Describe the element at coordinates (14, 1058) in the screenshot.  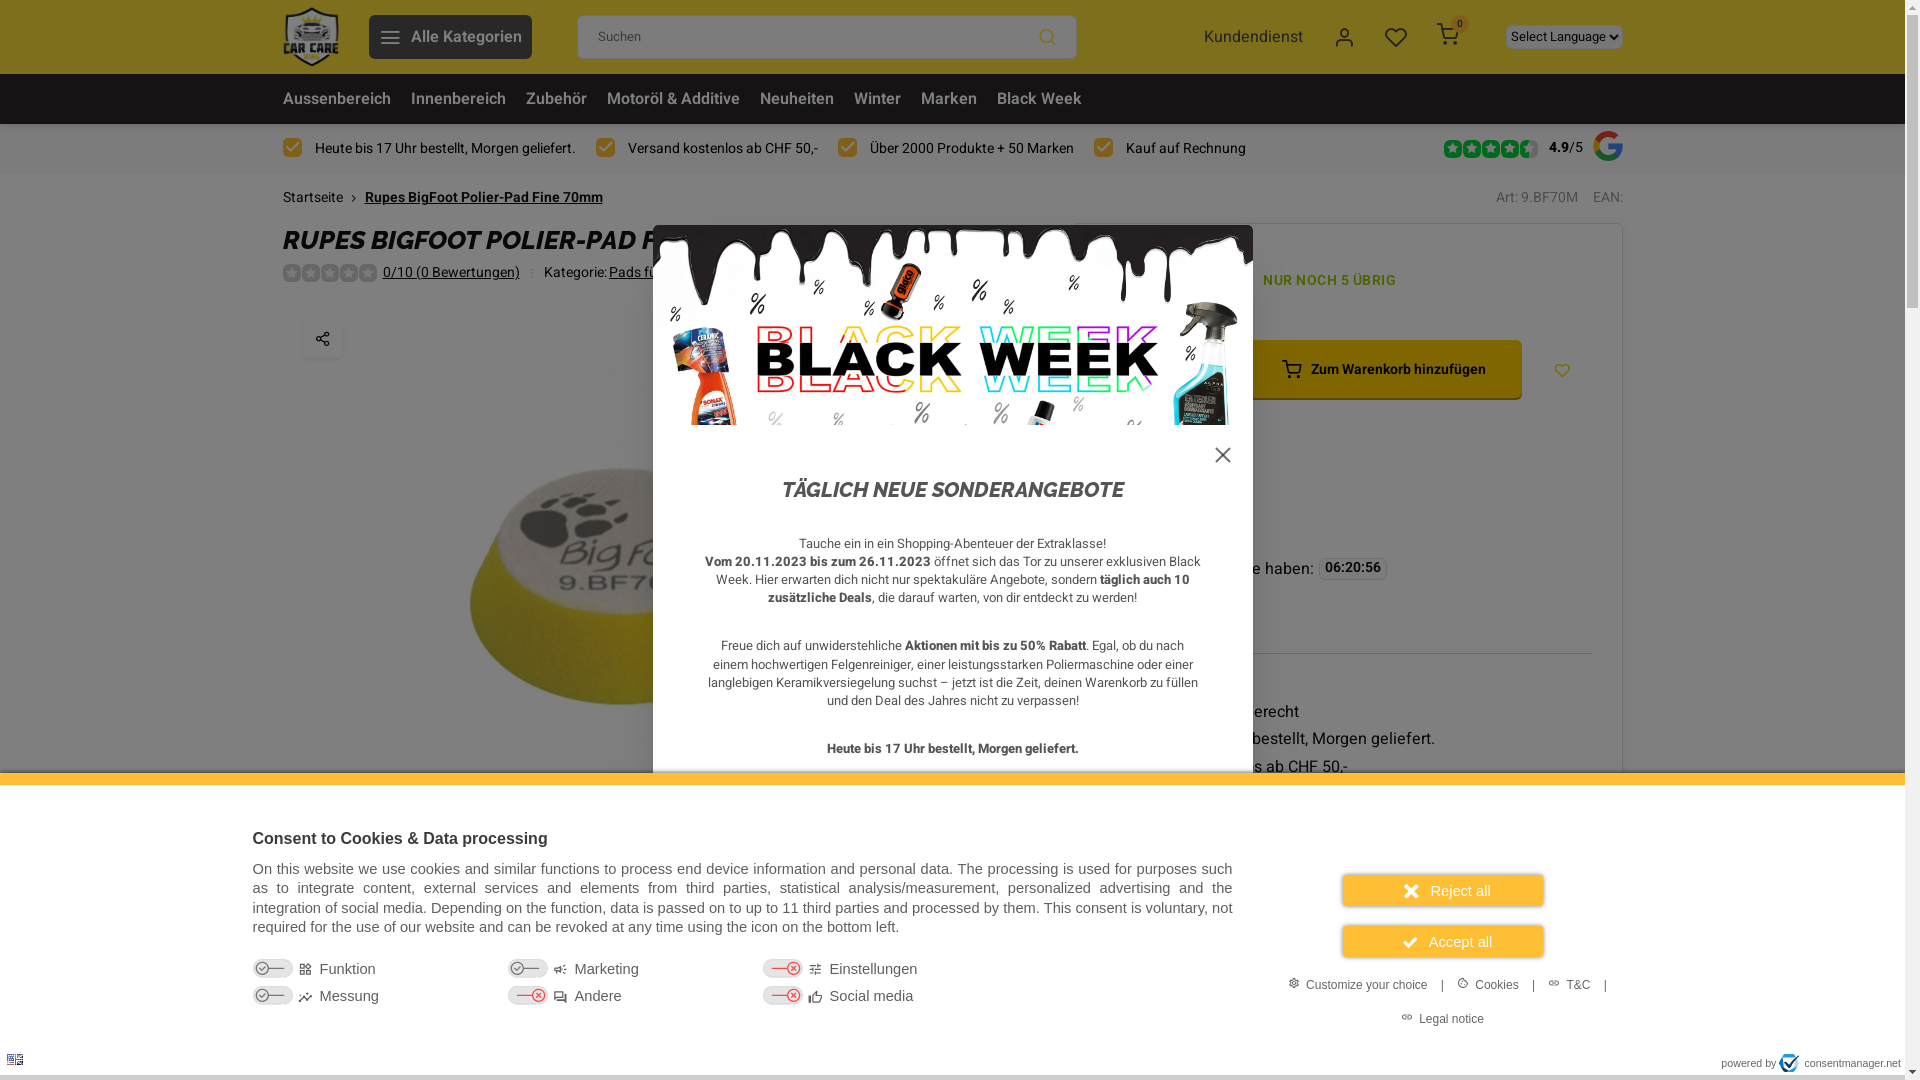
I see `'Language: en'` at that location.